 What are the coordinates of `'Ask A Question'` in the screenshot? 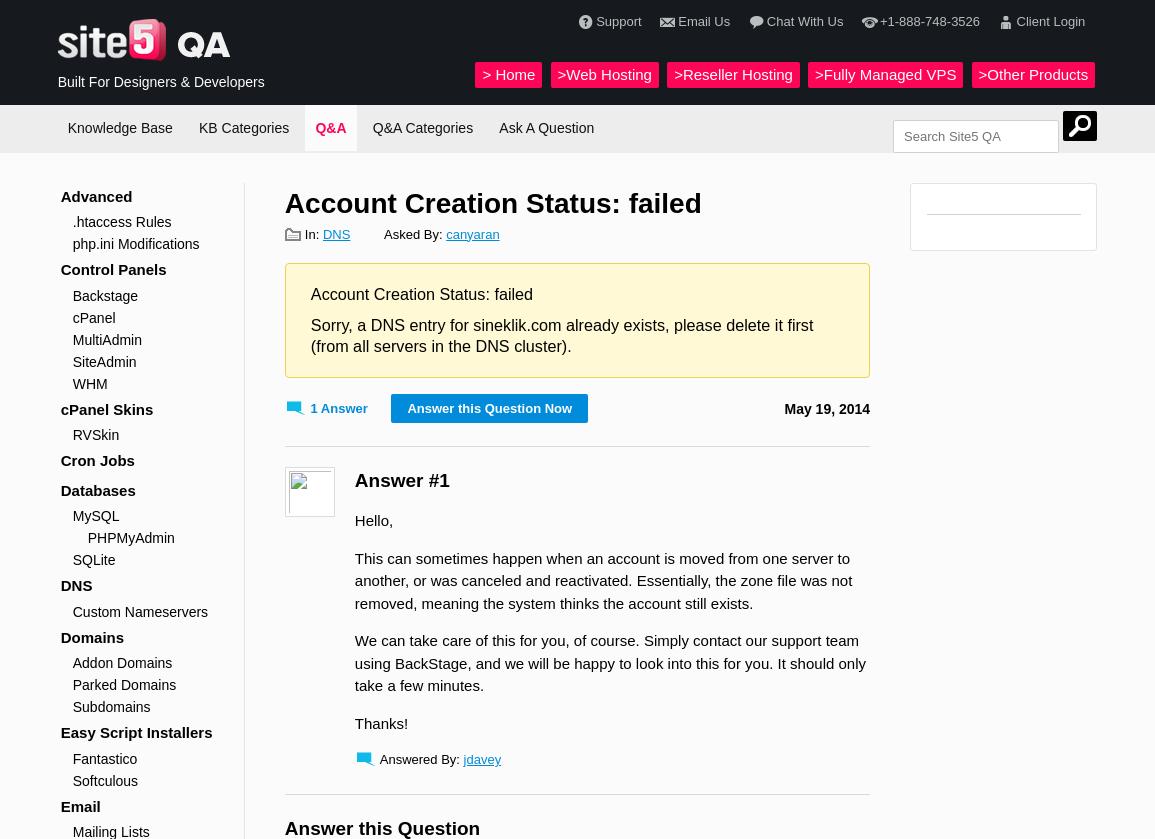 It's located at (545, 127).